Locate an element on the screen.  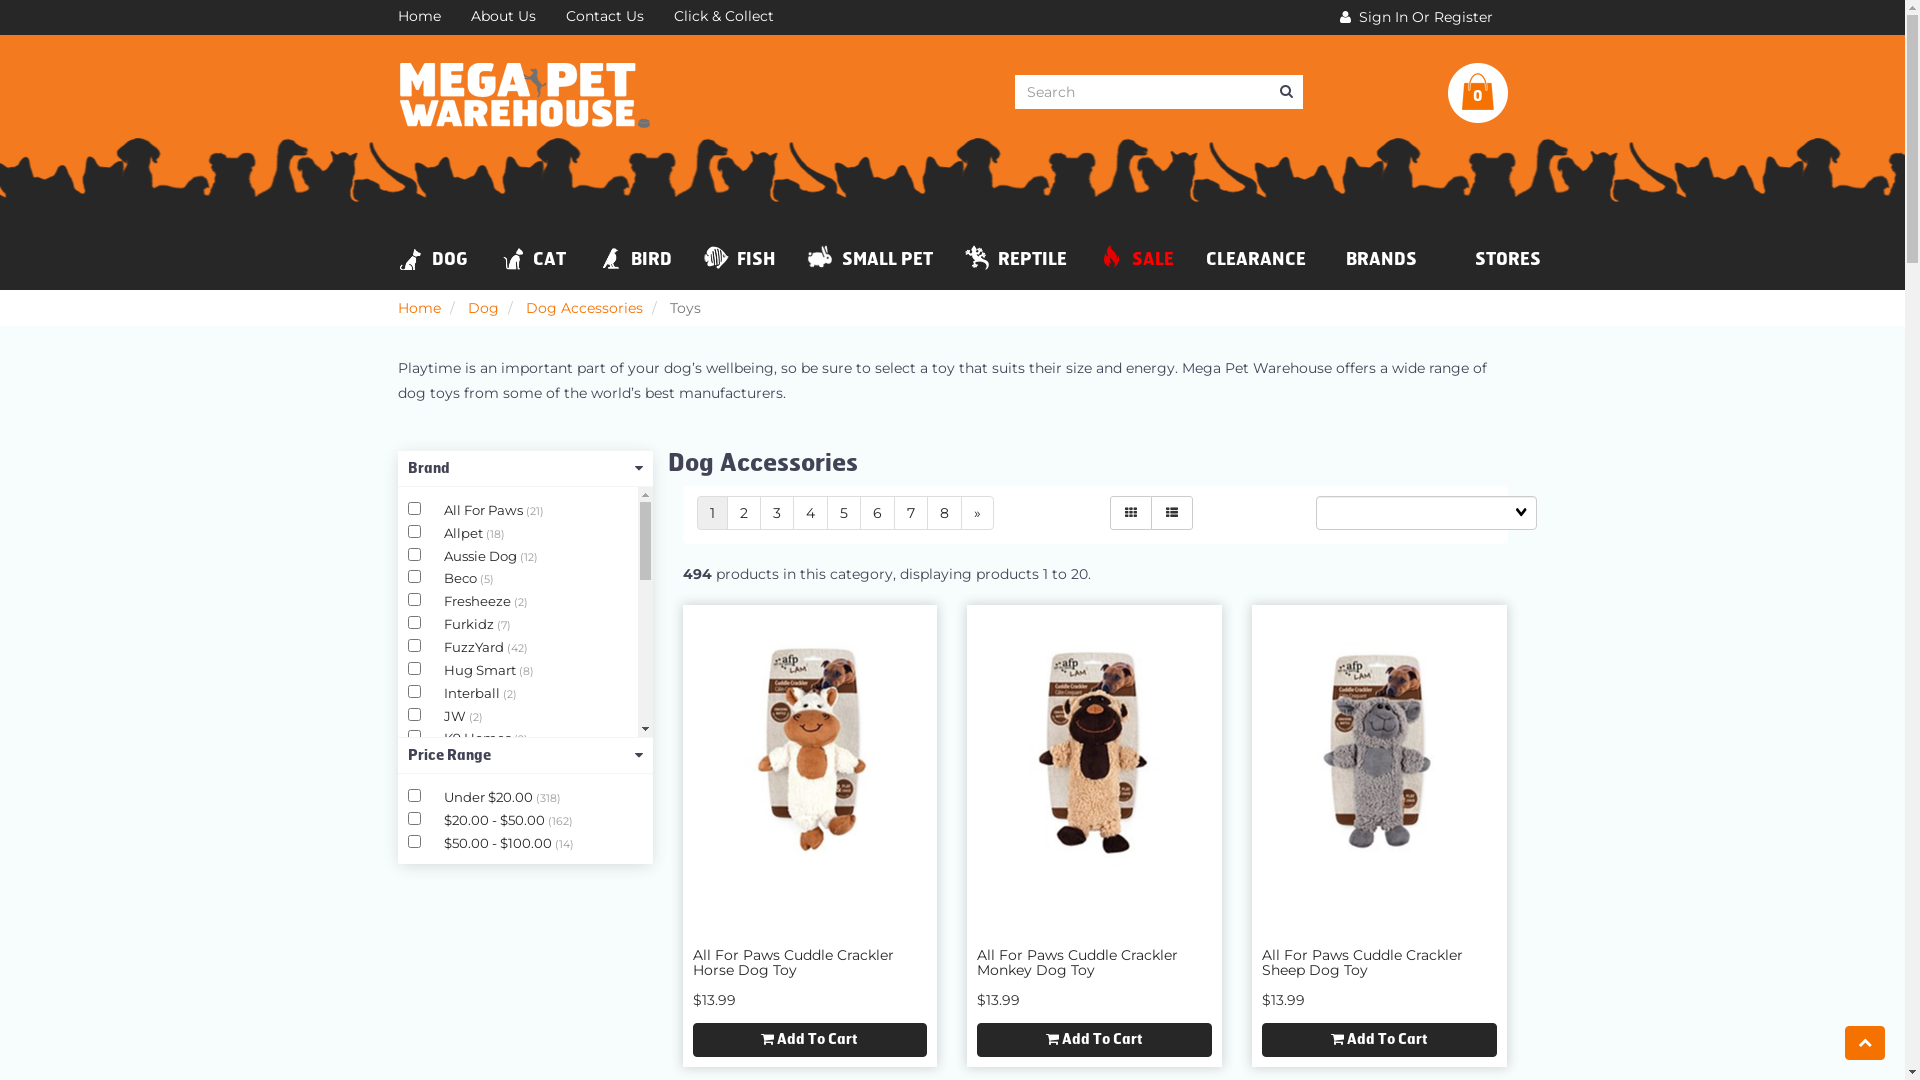
'SMALL PET' is located at coordinates (868, 258).